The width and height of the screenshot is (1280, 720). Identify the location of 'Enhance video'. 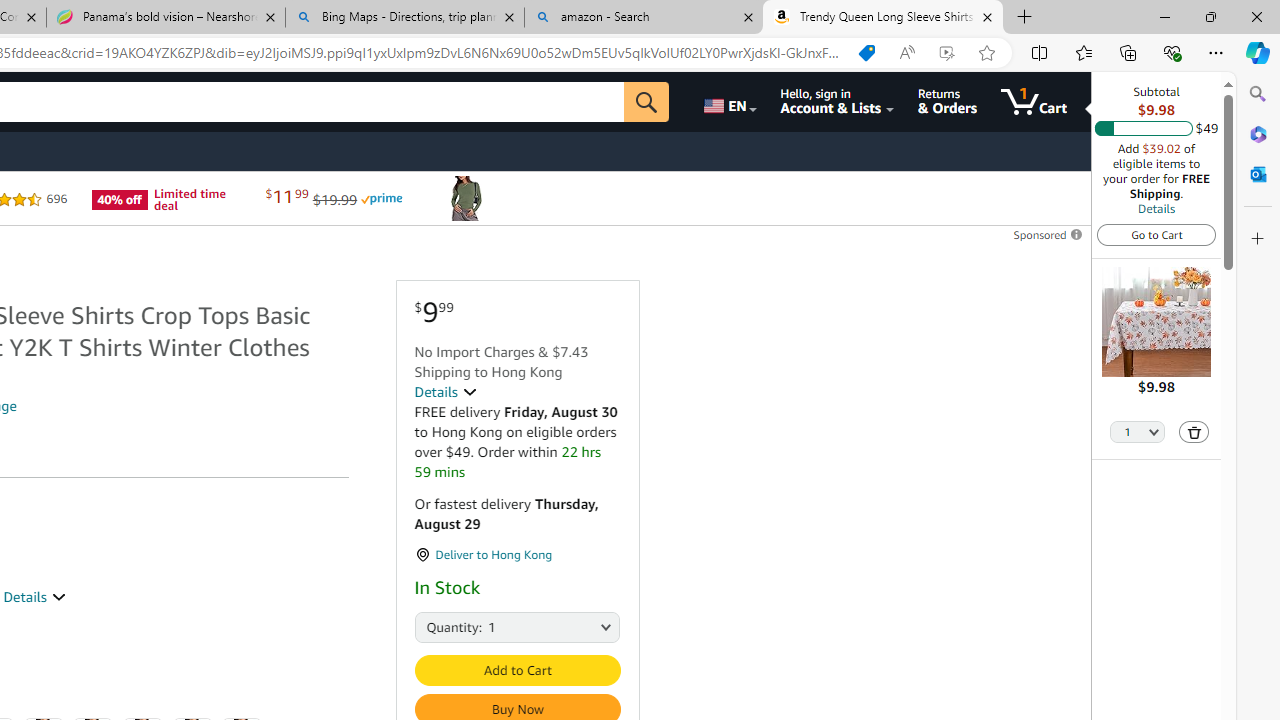
(945, 52).